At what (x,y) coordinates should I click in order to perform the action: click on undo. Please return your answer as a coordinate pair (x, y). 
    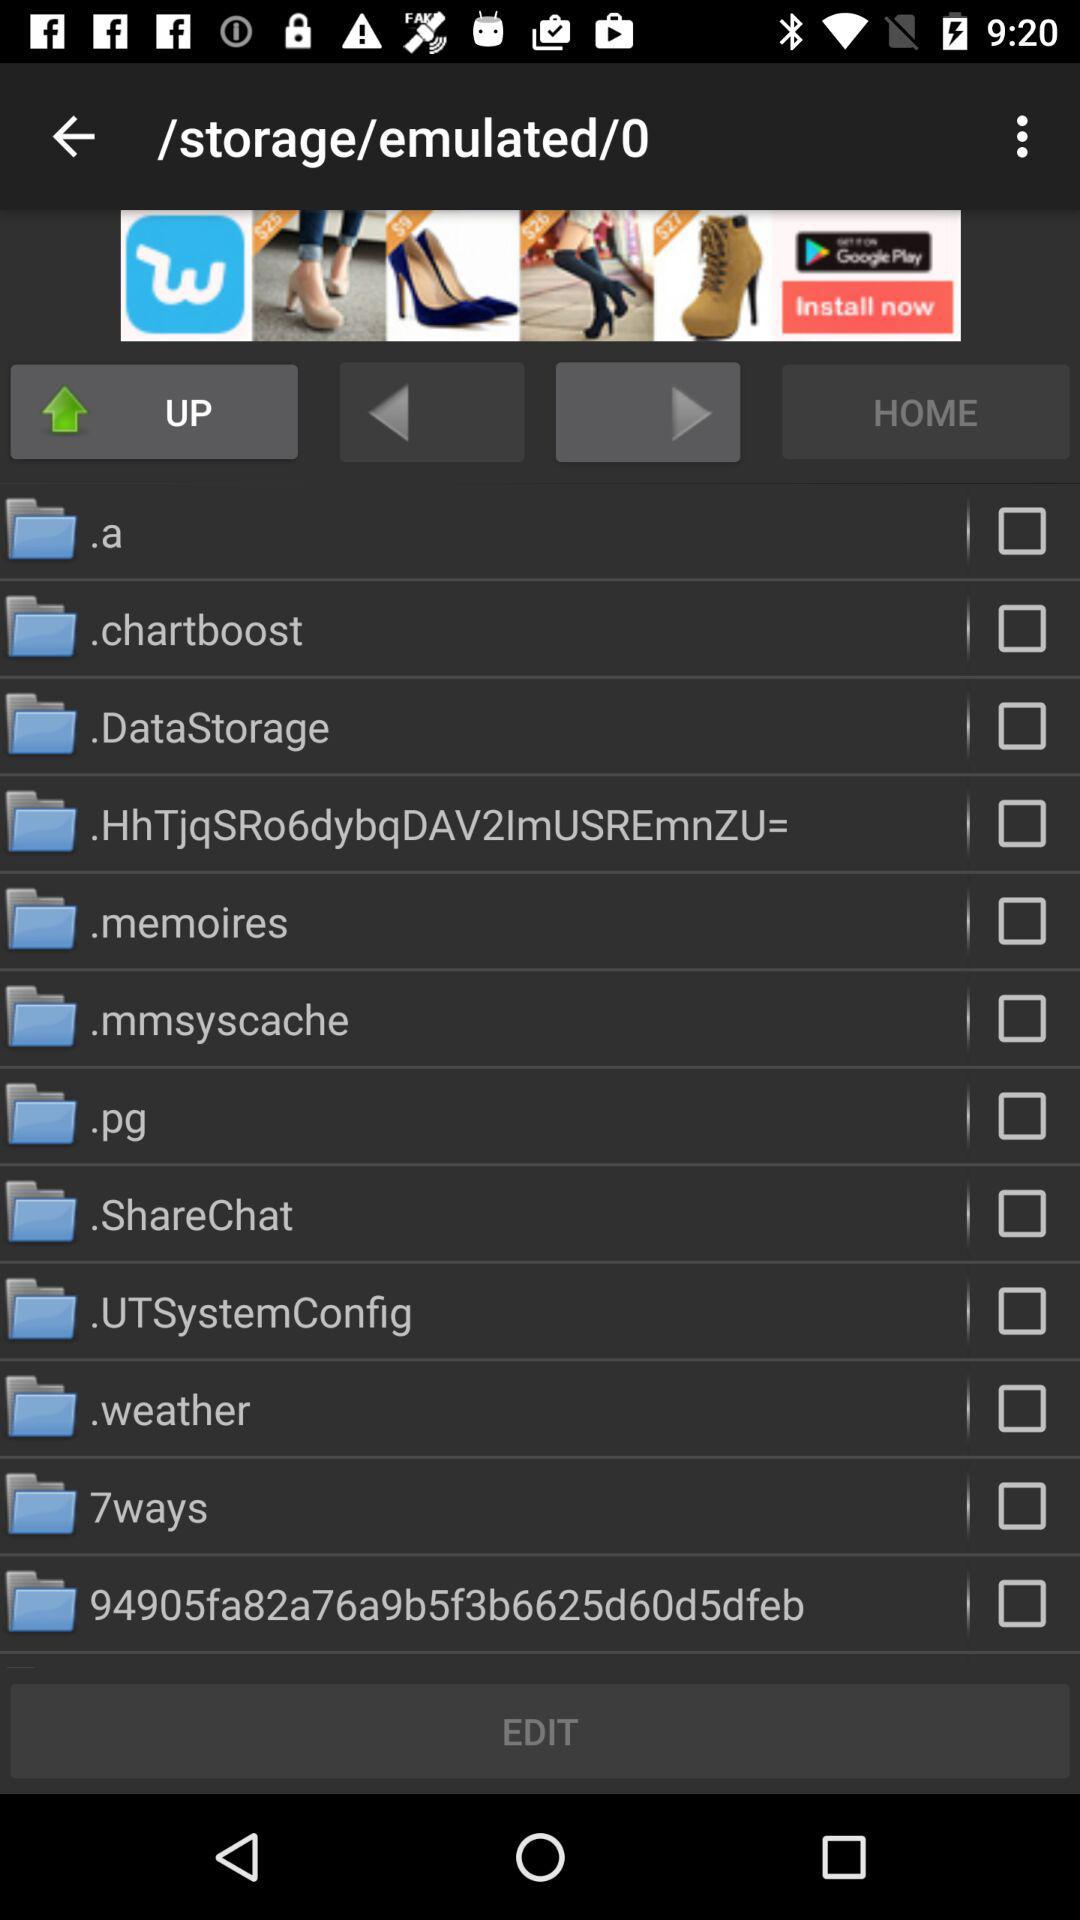
    Looking at the image, I should click on (431, 411).